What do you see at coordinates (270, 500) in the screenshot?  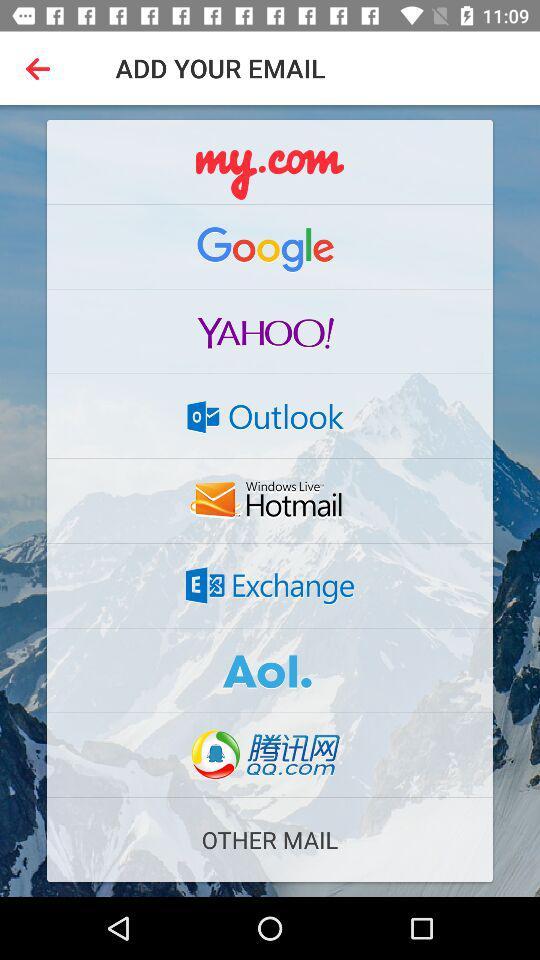 I see `etc` at bounding box center [270, 500].